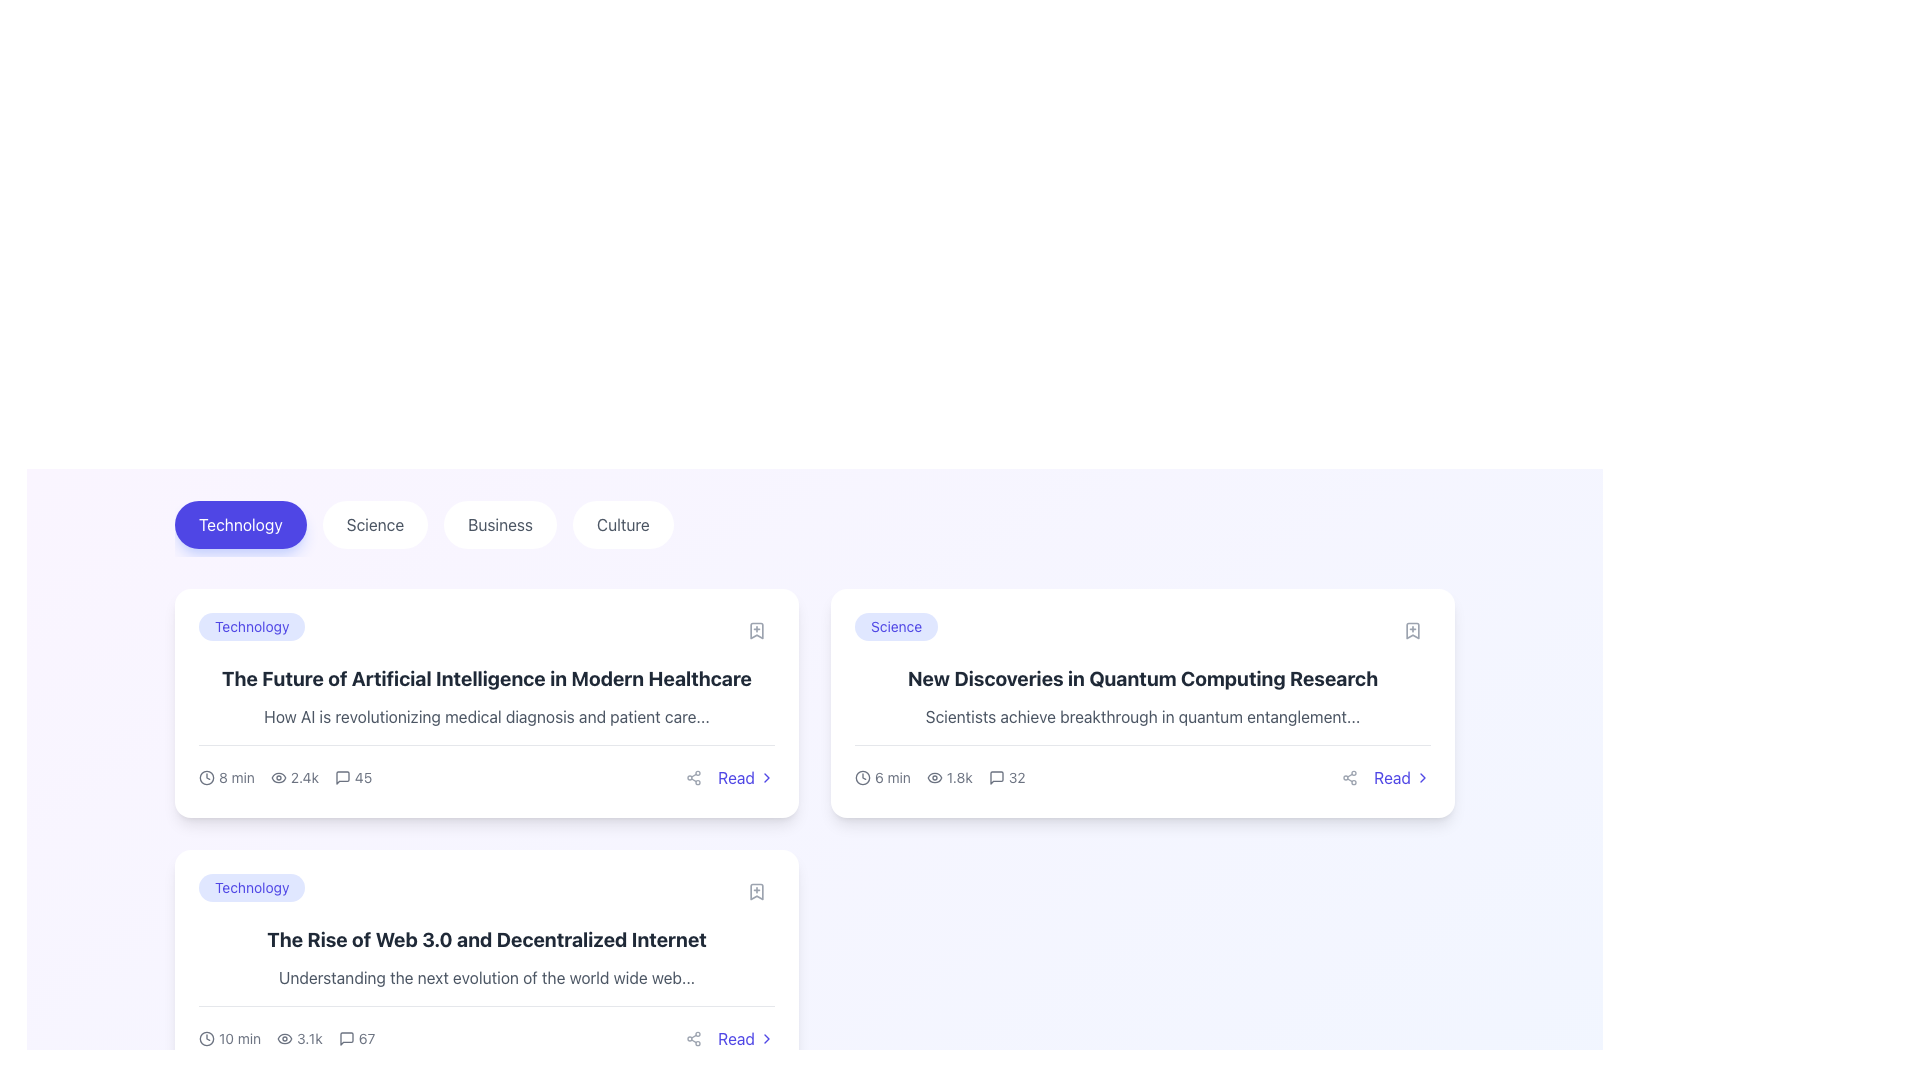 Image resolution: width=1920 pixels, height=1080 pixels. Describe the element at coordinates (756, 631) in the screenshot. I see `the bookmark icon with a '+' sign inside it located at the top-right corner of the first card in the 'Technology' section to bookmark the article titled 'The Future of Artificial Intelligence in Modern Healthcare.'` at that location.